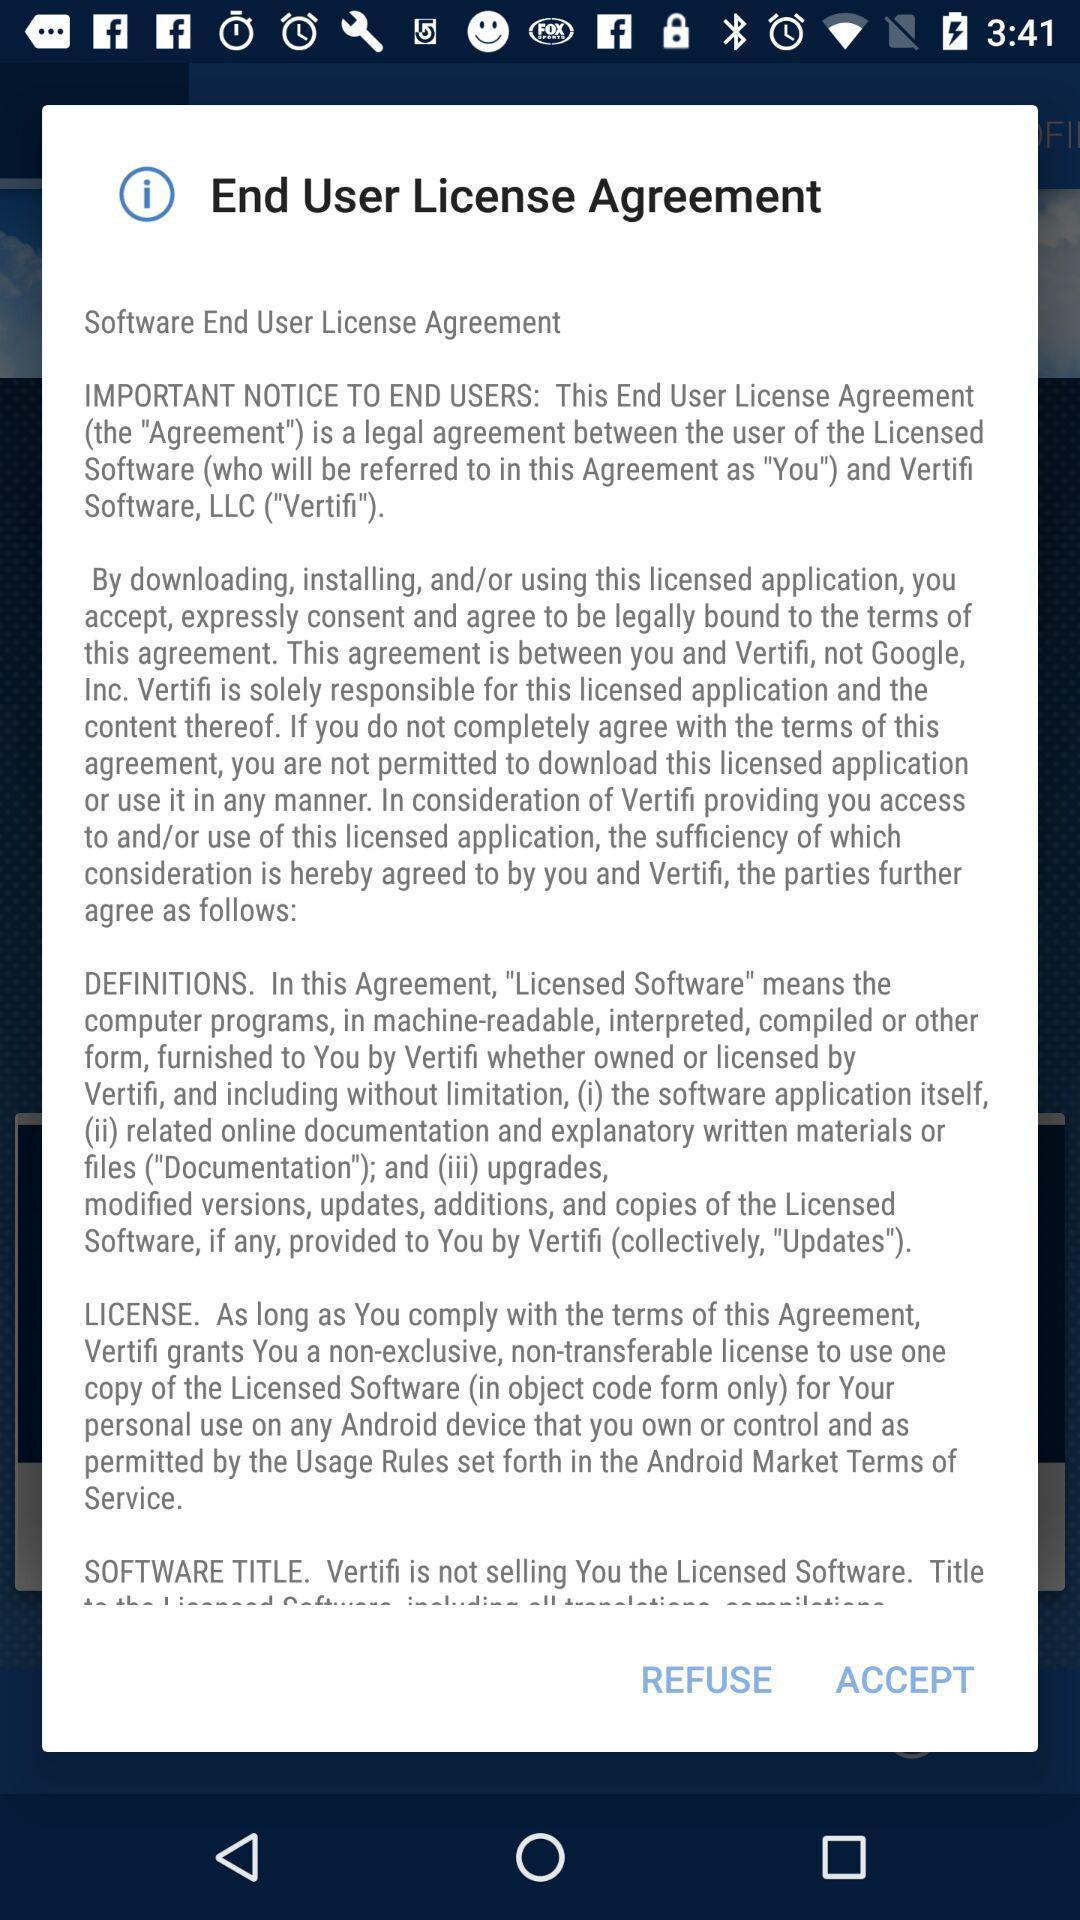 This screenshot has height=1920, width=1080. What do you see at coordinates (705, 1678) in the screenshot?
I see `refuse` at bounding box center [705, 1678].